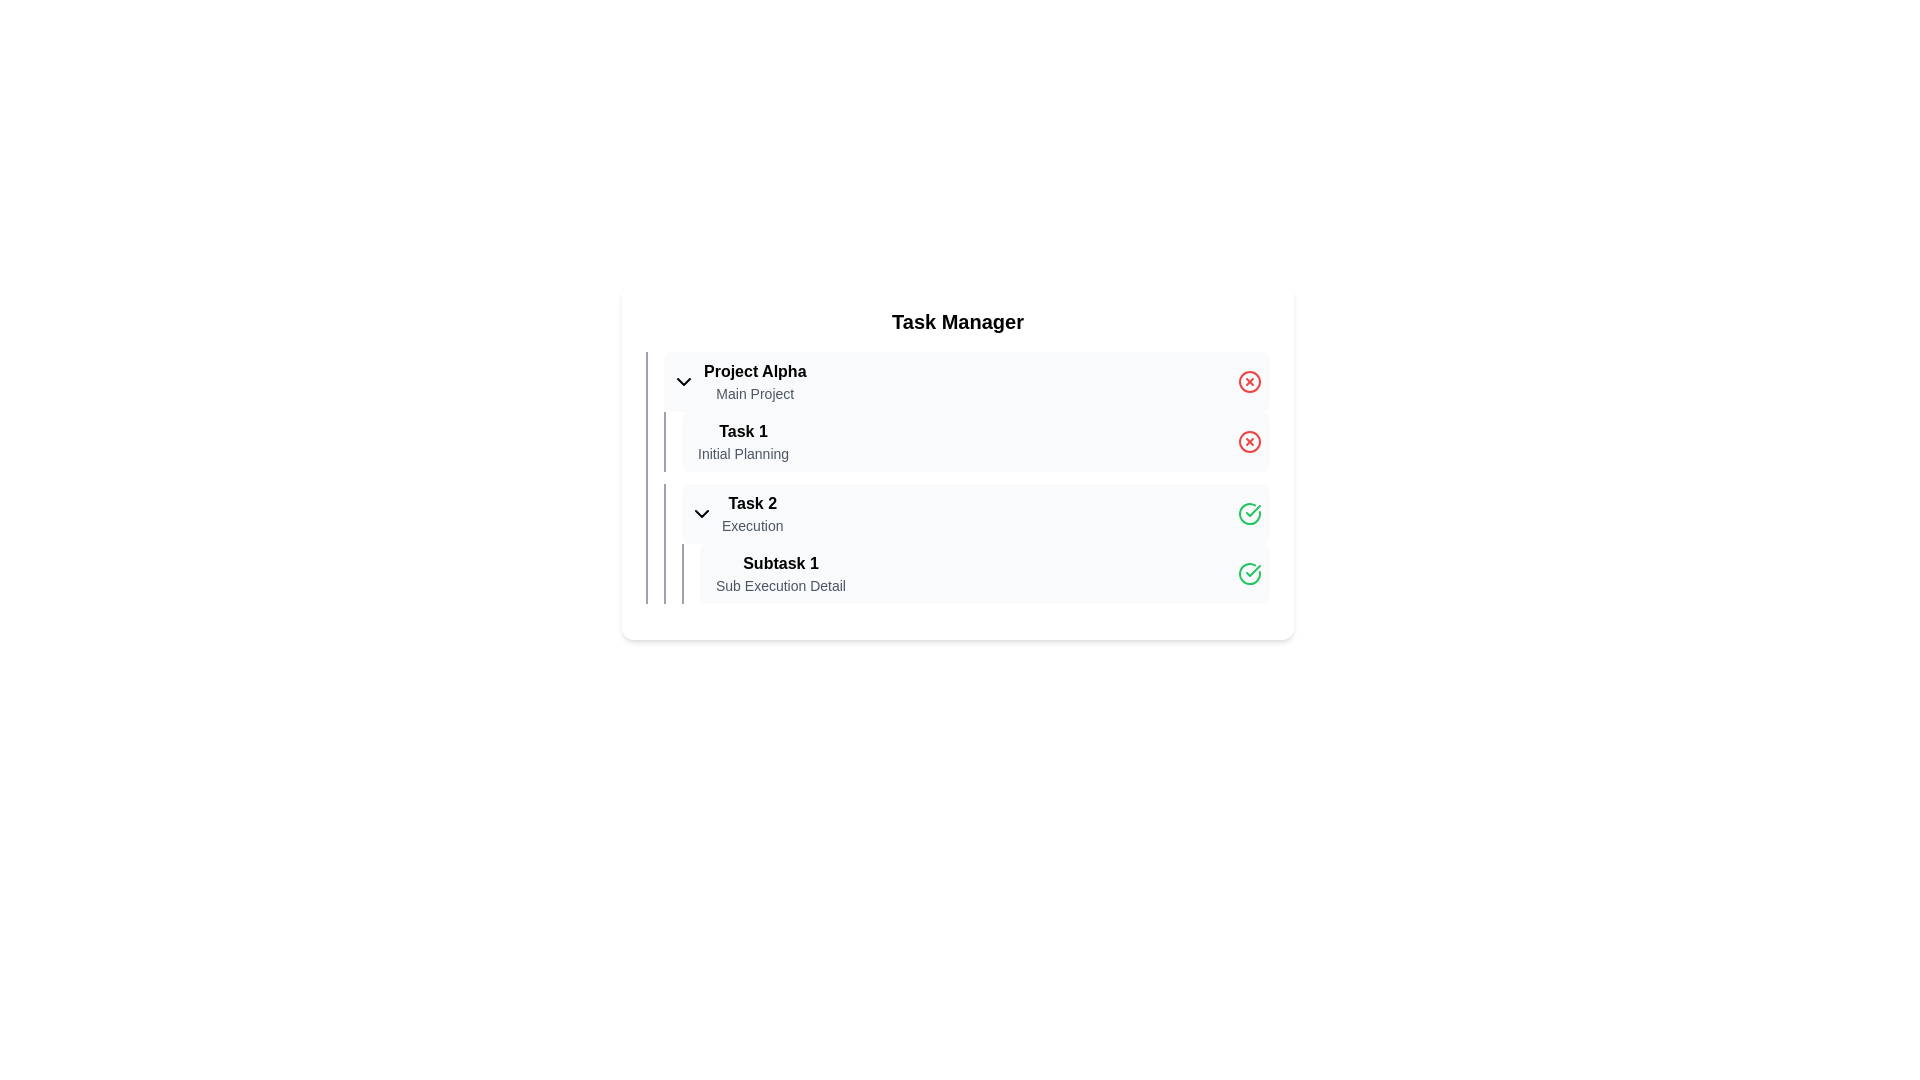 Image resolution: width=1920 pixels, height=1080 pixels. What do you see at coordinates (1252, 570) in the screenshot?
I see `the checkmark icon within a green circle, which is located to the right of the 'Task 2' label, indicating task status` at bounding box center [1252, 570].